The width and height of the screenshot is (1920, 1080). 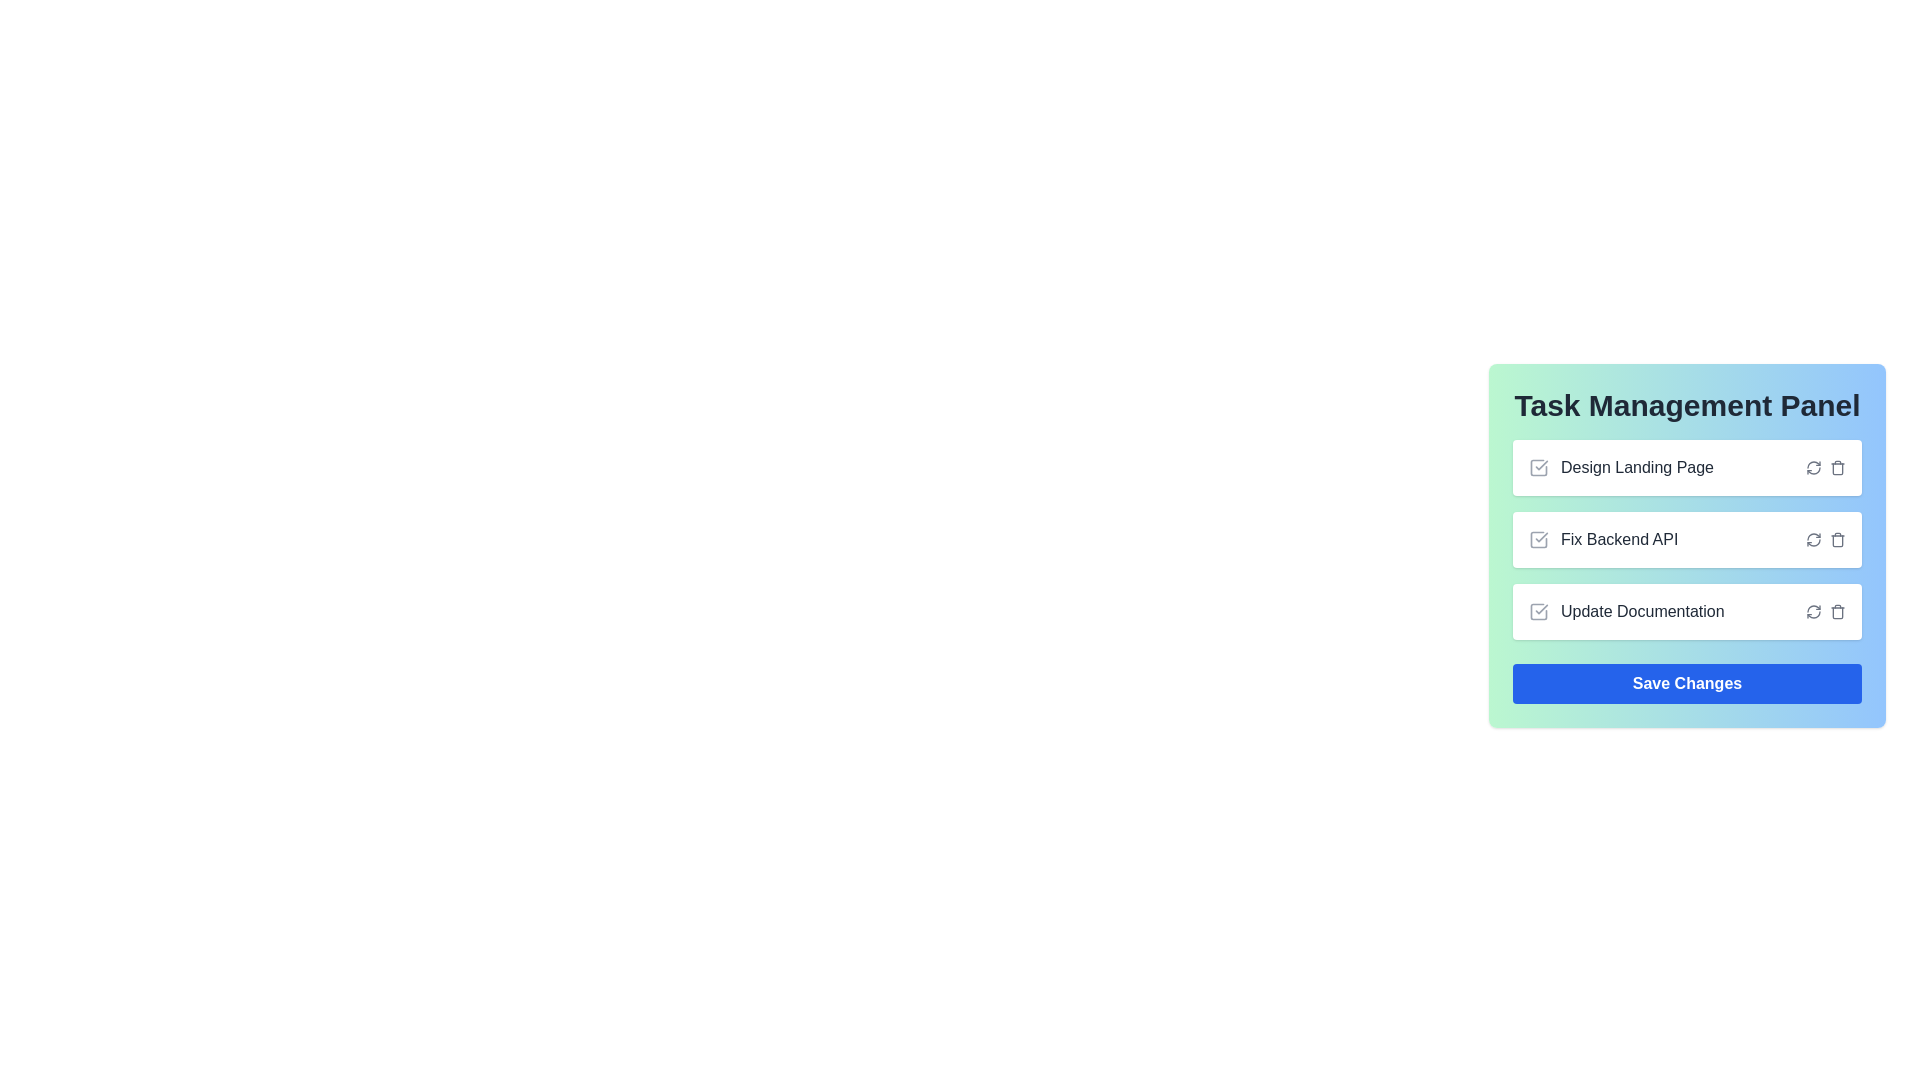 I want to click on the refresh button with a circular reload icon located to the right of the 'Fix Backend API' task description to initiate the reload action, so click(x=1814, y=540).